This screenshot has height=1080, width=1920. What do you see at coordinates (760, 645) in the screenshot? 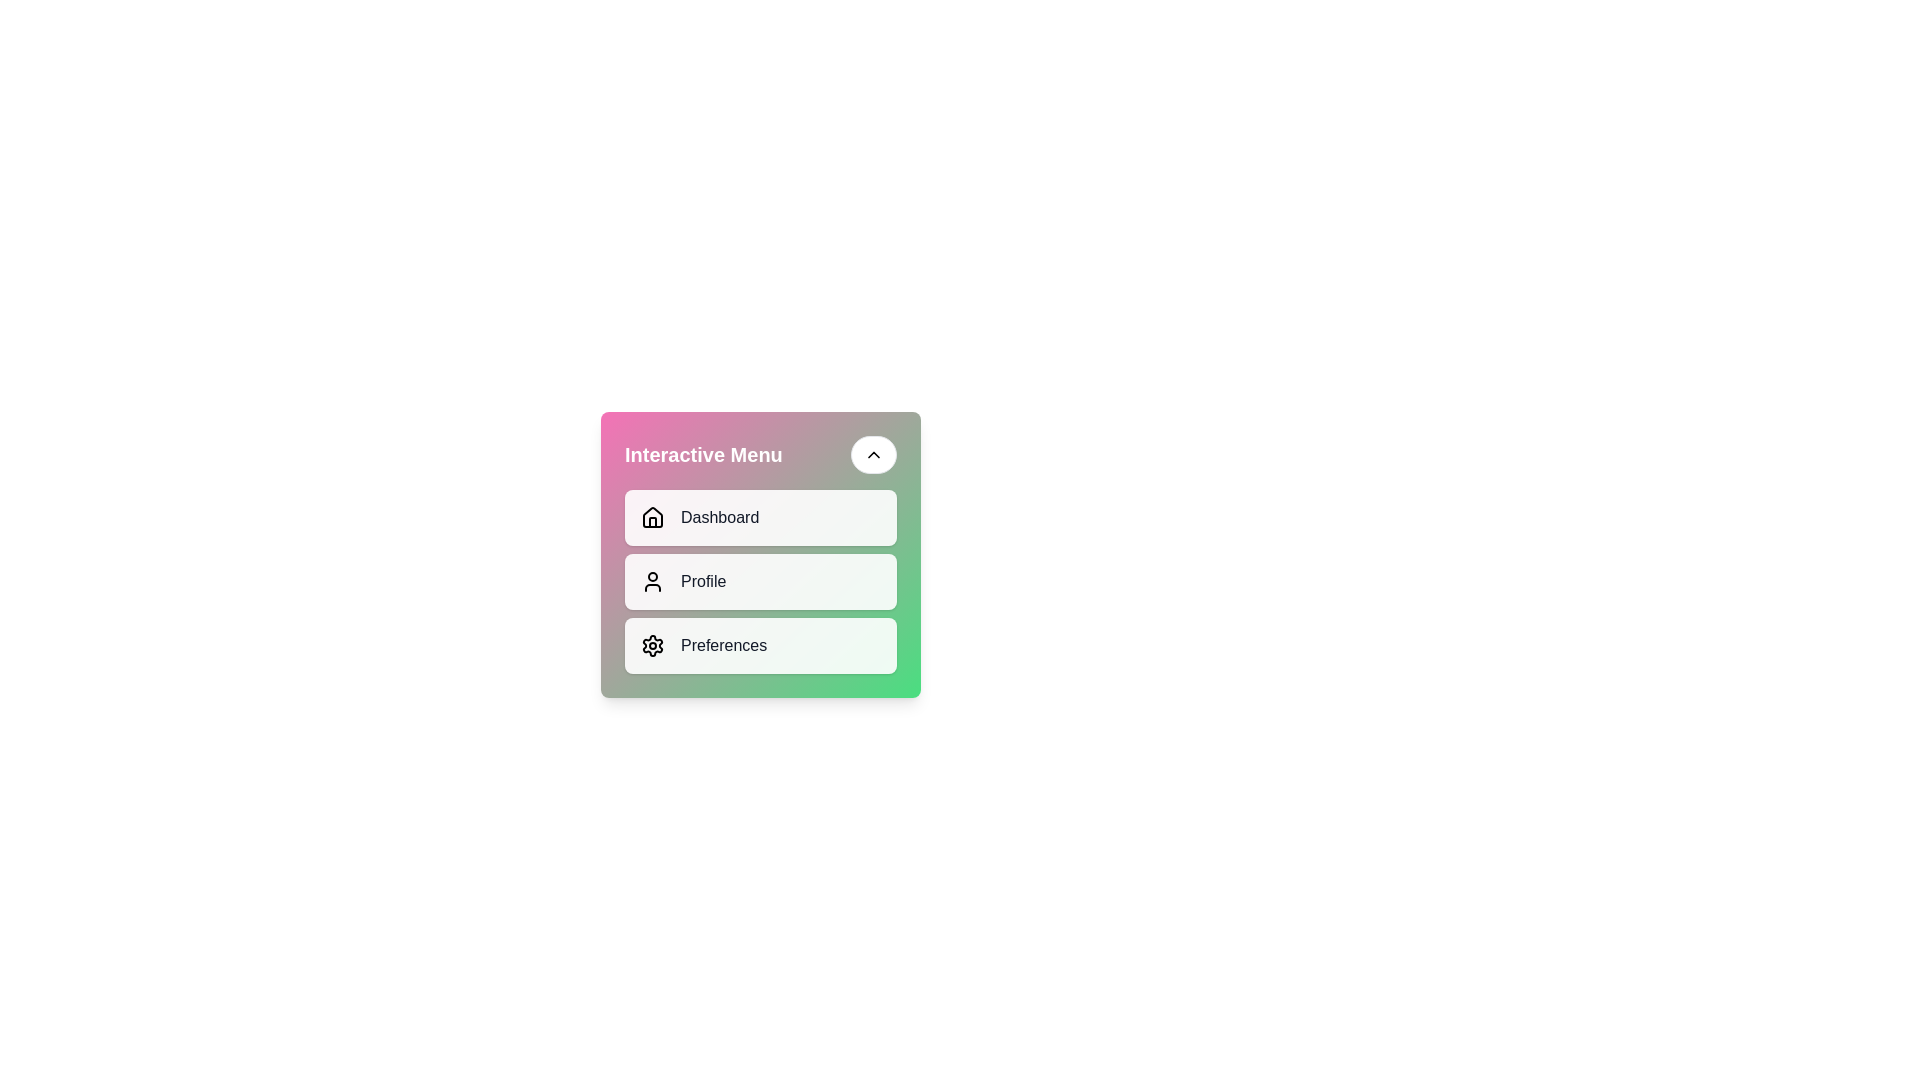
I see `the 'Preferences' menu item, which is the third item in the vertical menu, featuring a gear icon and a white background with rounded corners` at bounding box center [760, 645].